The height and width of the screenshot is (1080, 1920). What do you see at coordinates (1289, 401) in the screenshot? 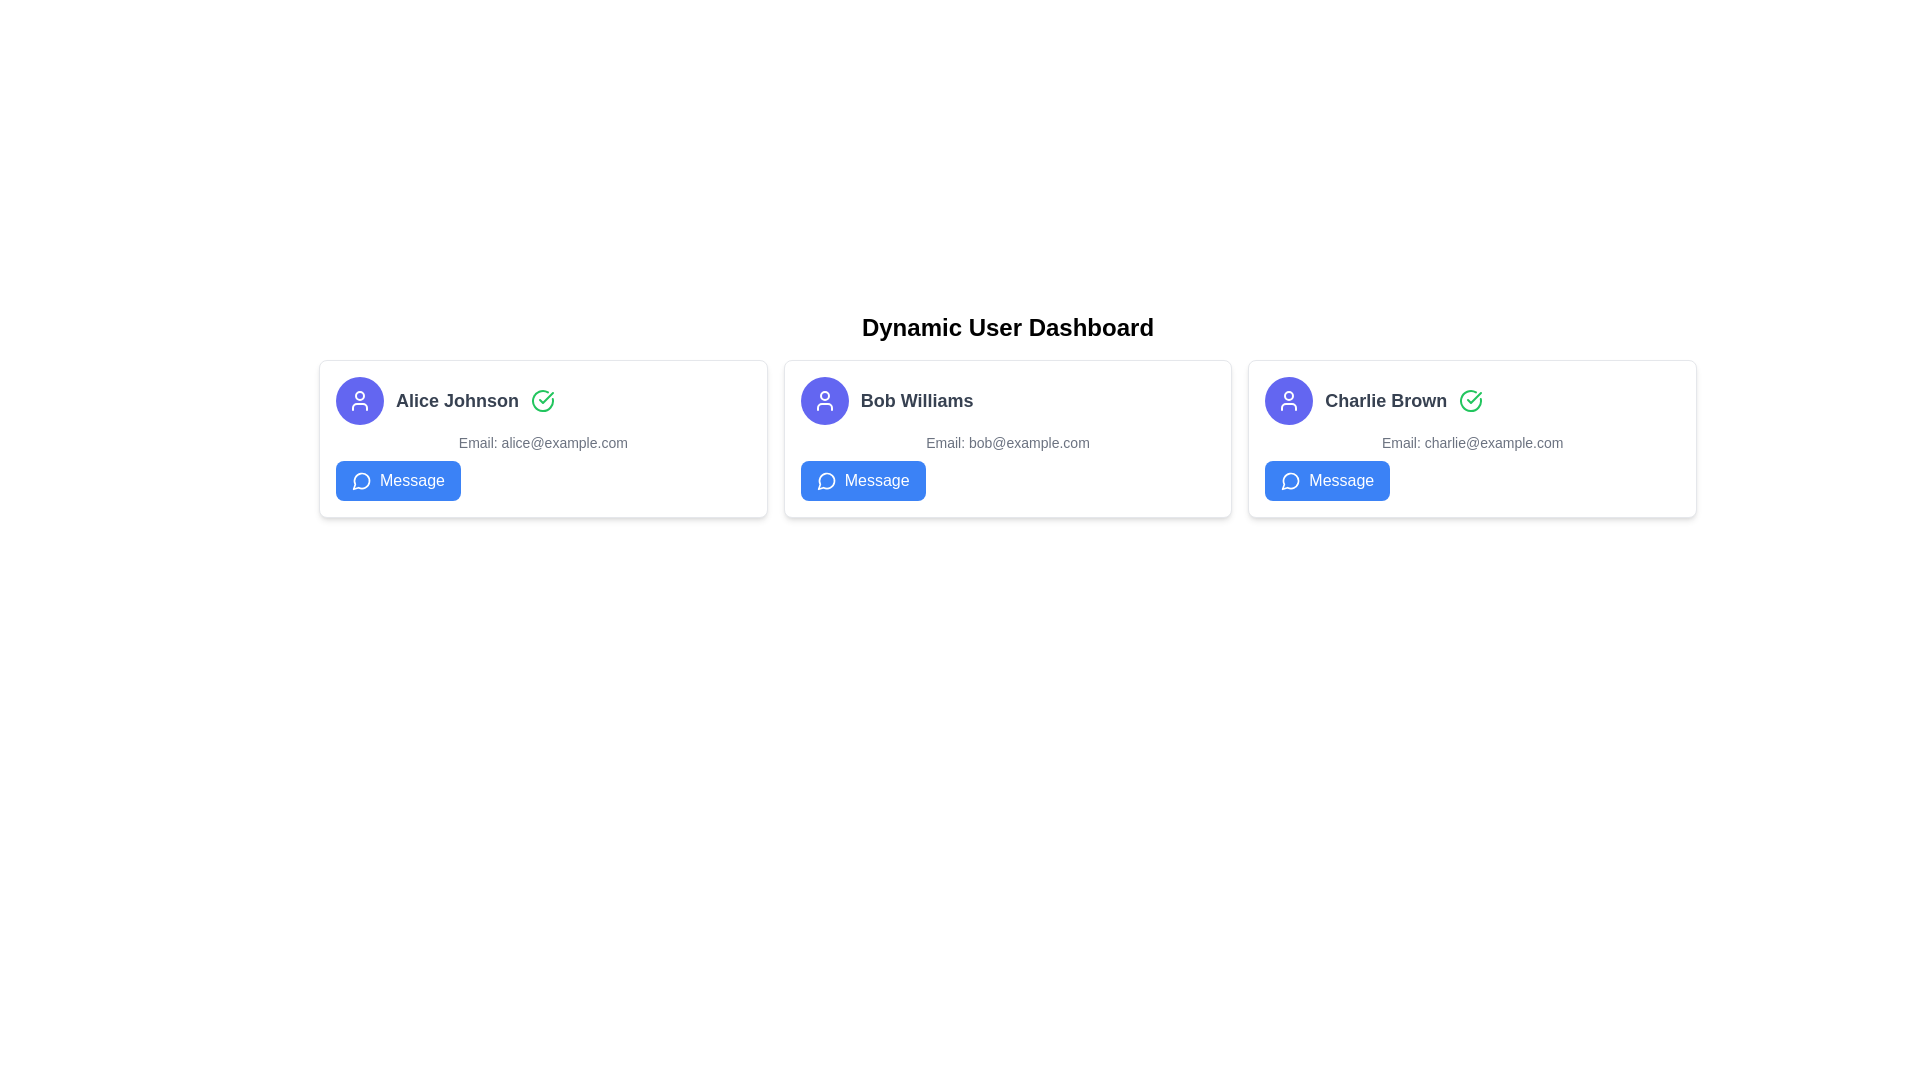
I see `the user profile SVG icon with a purple circular background located in the top-left section of the card labeled 'Bob Williams'` at bounding box center [1289, 401].